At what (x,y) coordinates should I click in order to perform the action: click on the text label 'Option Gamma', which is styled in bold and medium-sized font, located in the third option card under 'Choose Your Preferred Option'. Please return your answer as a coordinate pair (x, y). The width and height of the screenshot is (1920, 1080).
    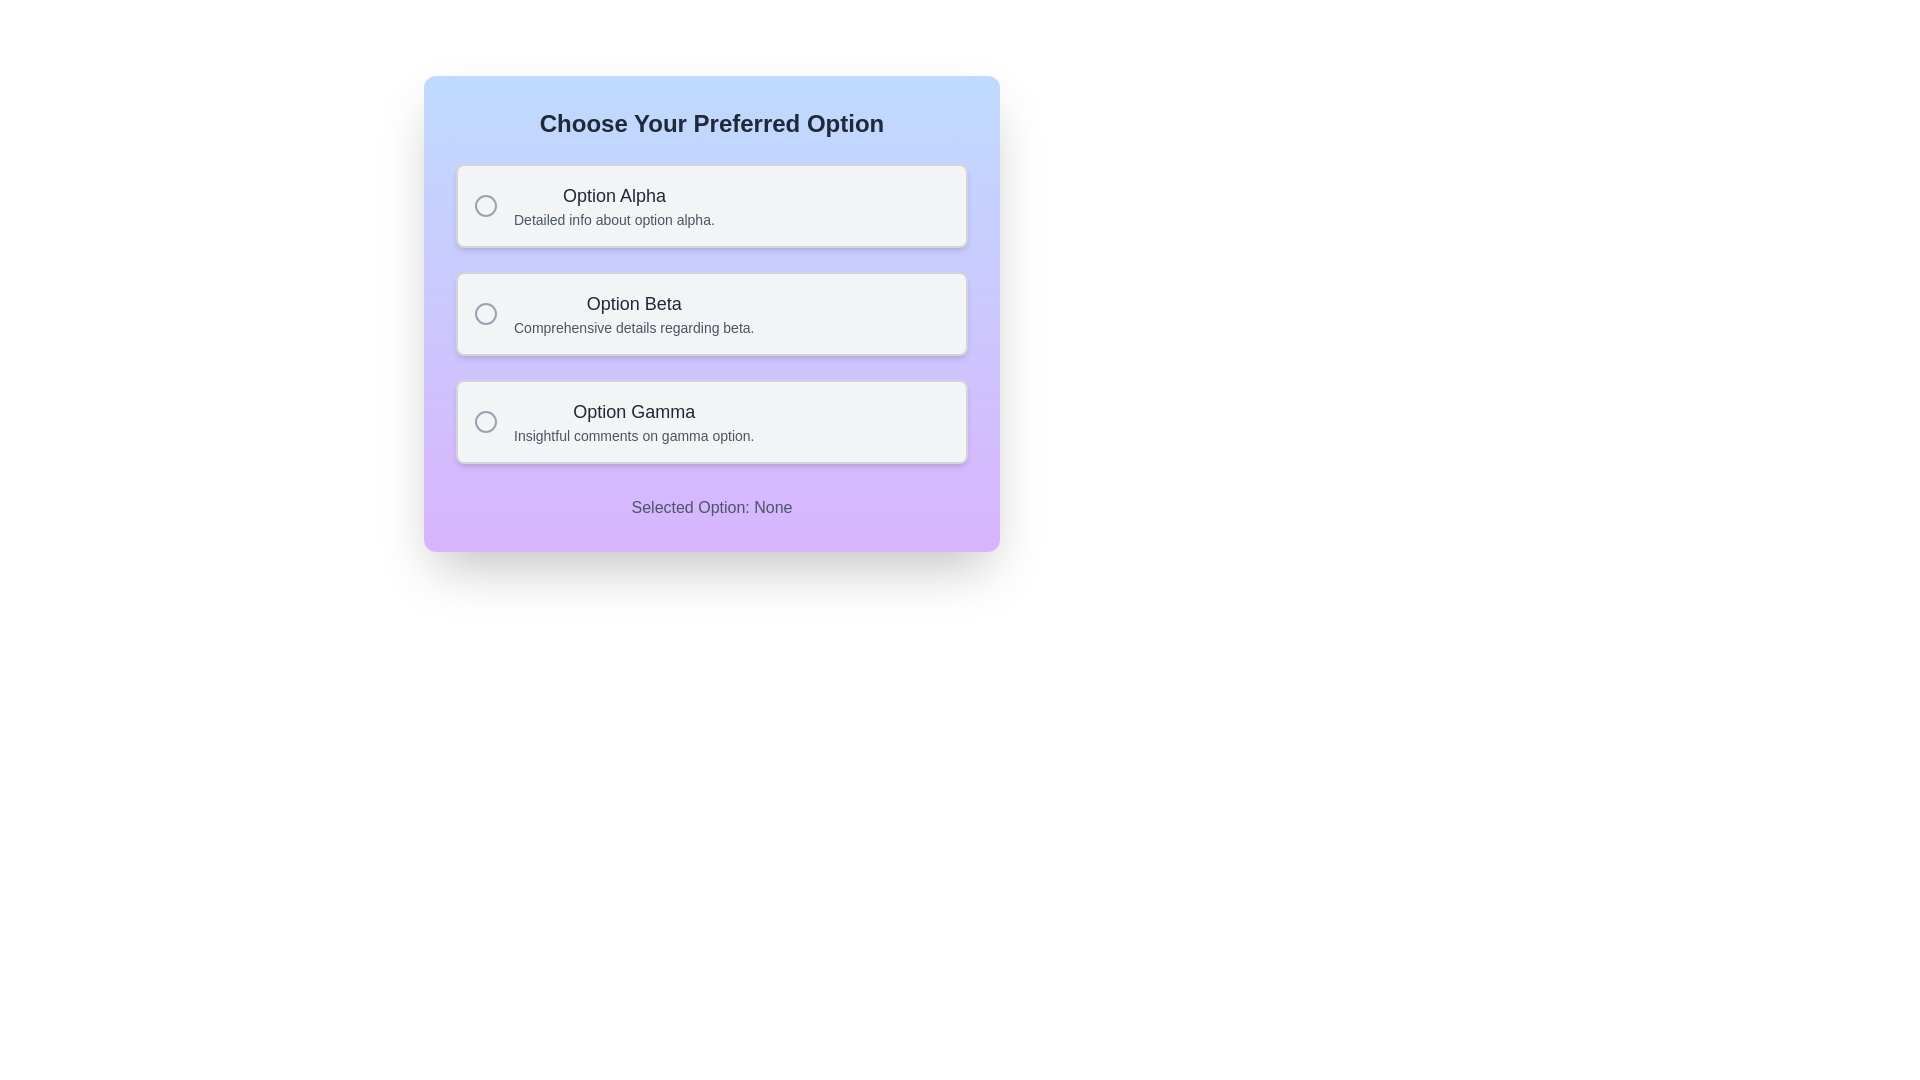
    Looking at the image, I should click on (633, 411).